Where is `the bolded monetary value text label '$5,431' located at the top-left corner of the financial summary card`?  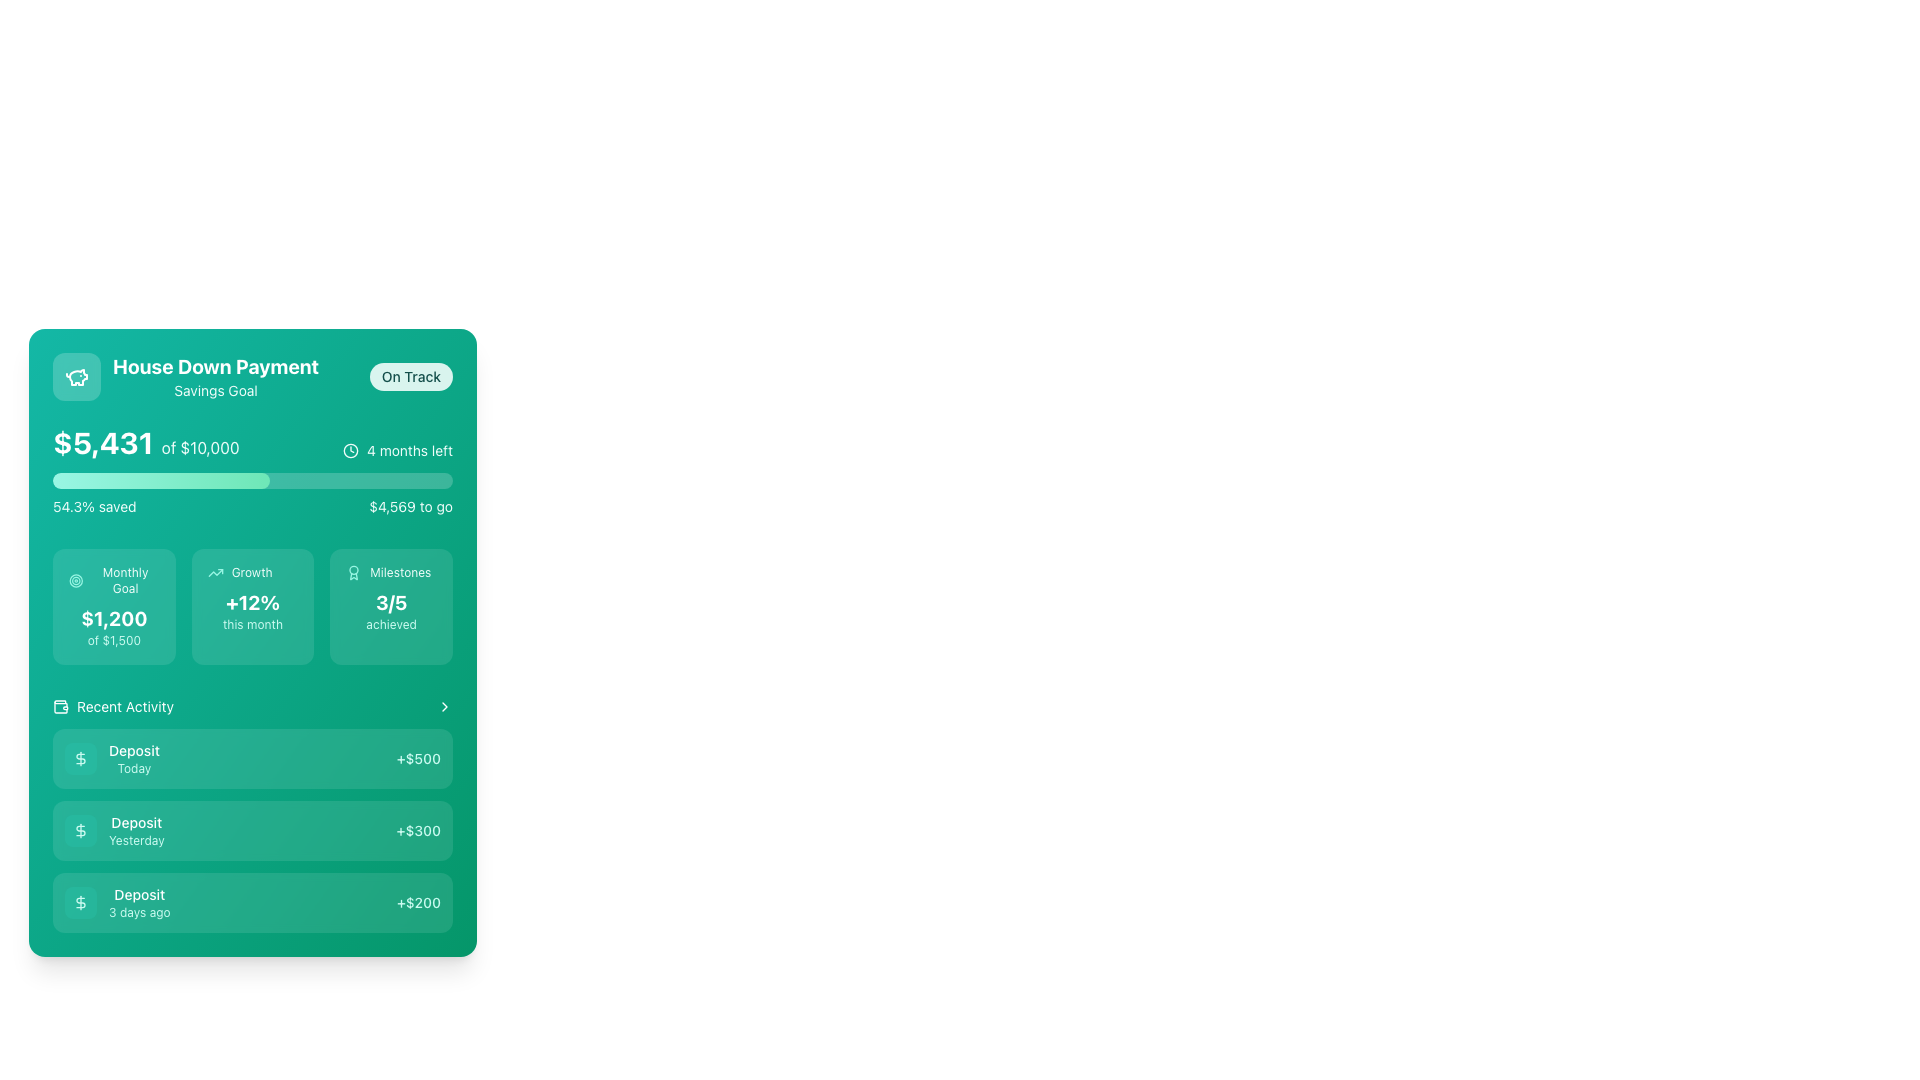 the bolded monetary value text label '$5,431' located at the top-left corner of the financial summary card is located at coordinates (102, 441).